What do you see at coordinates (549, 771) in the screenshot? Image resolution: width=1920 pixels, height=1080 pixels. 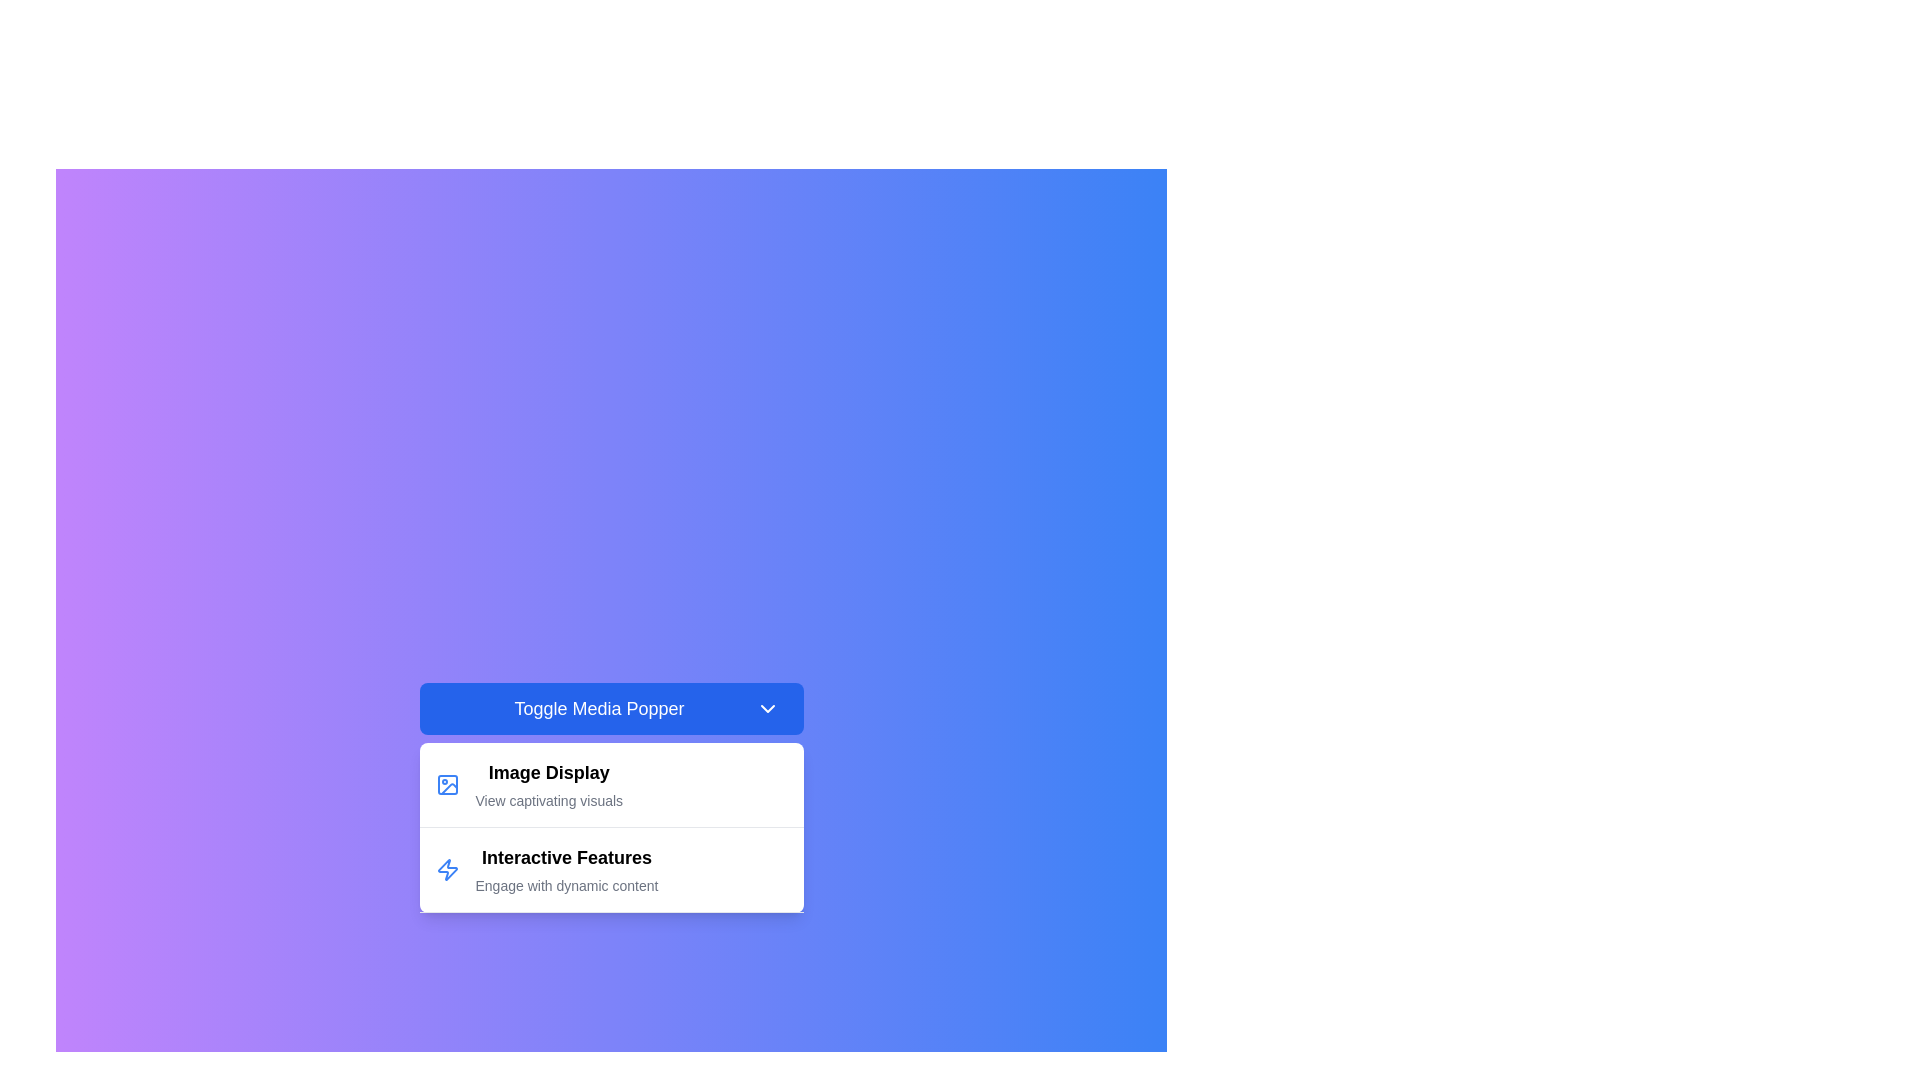 I see `the Text label that serves as a title for the image display section, positioned above the text 'View captivating visuals.'` at bounding box center [549, 771].